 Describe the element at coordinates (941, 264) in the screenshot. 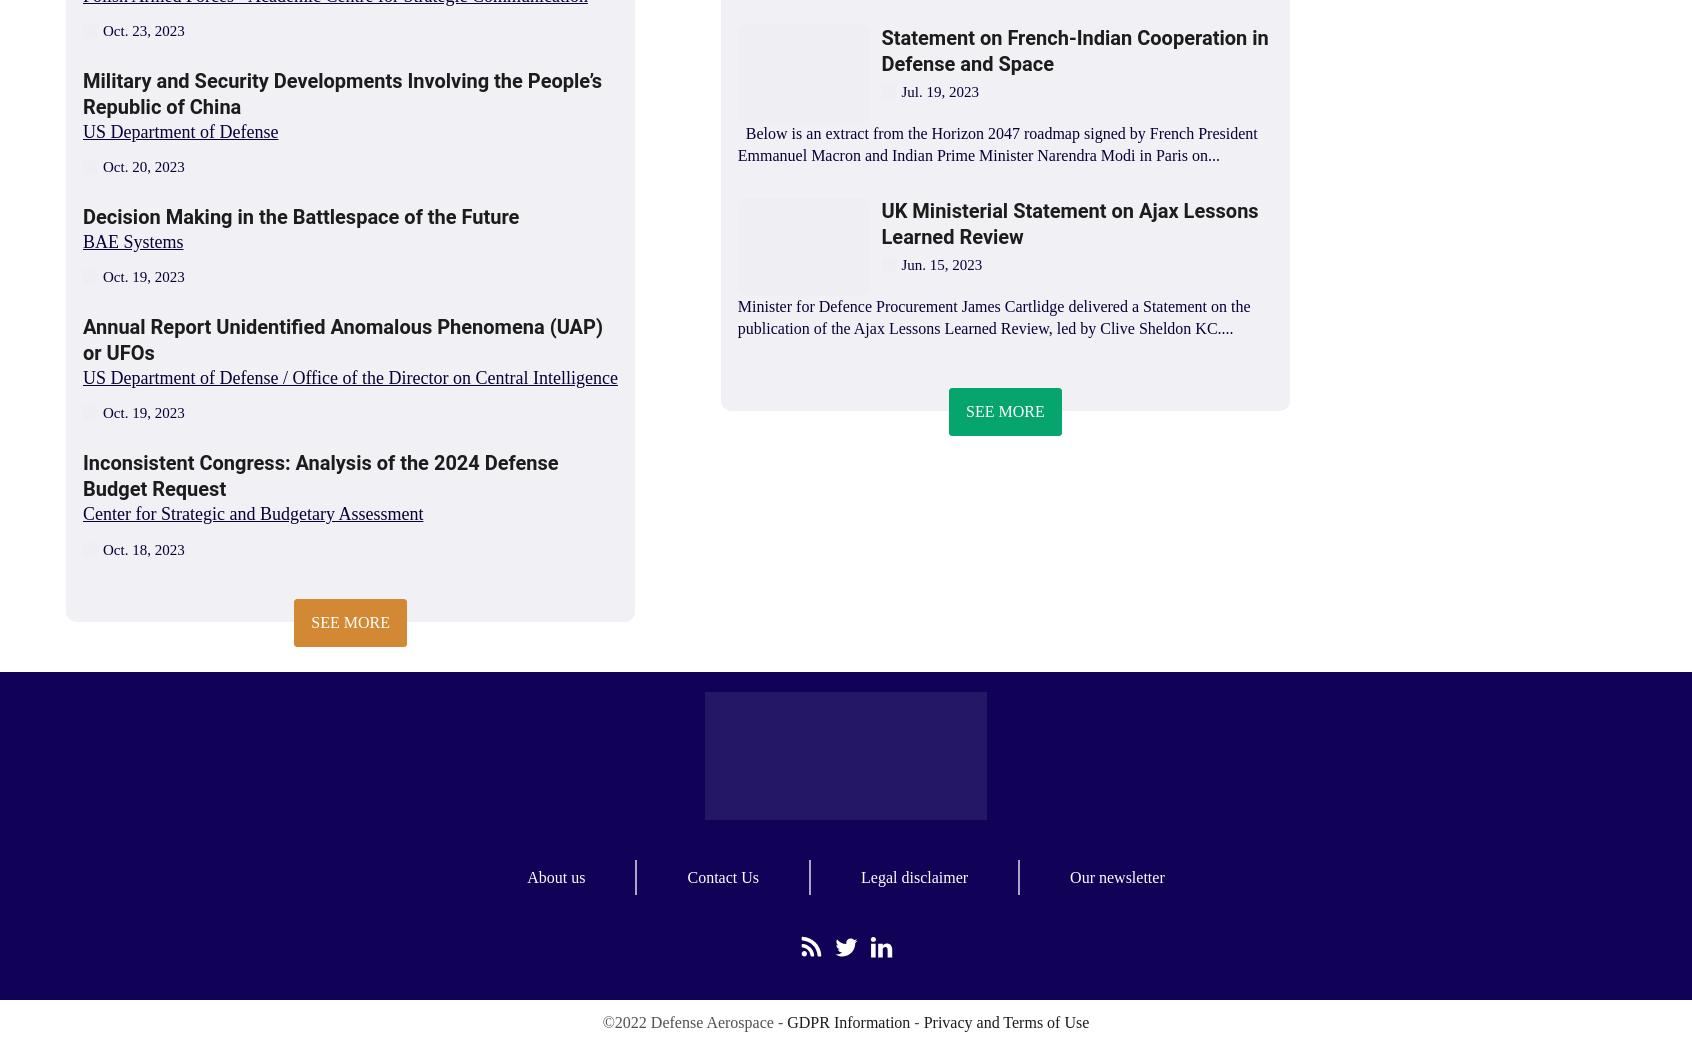

I see `'Jun. 15, 2023'` at that location.